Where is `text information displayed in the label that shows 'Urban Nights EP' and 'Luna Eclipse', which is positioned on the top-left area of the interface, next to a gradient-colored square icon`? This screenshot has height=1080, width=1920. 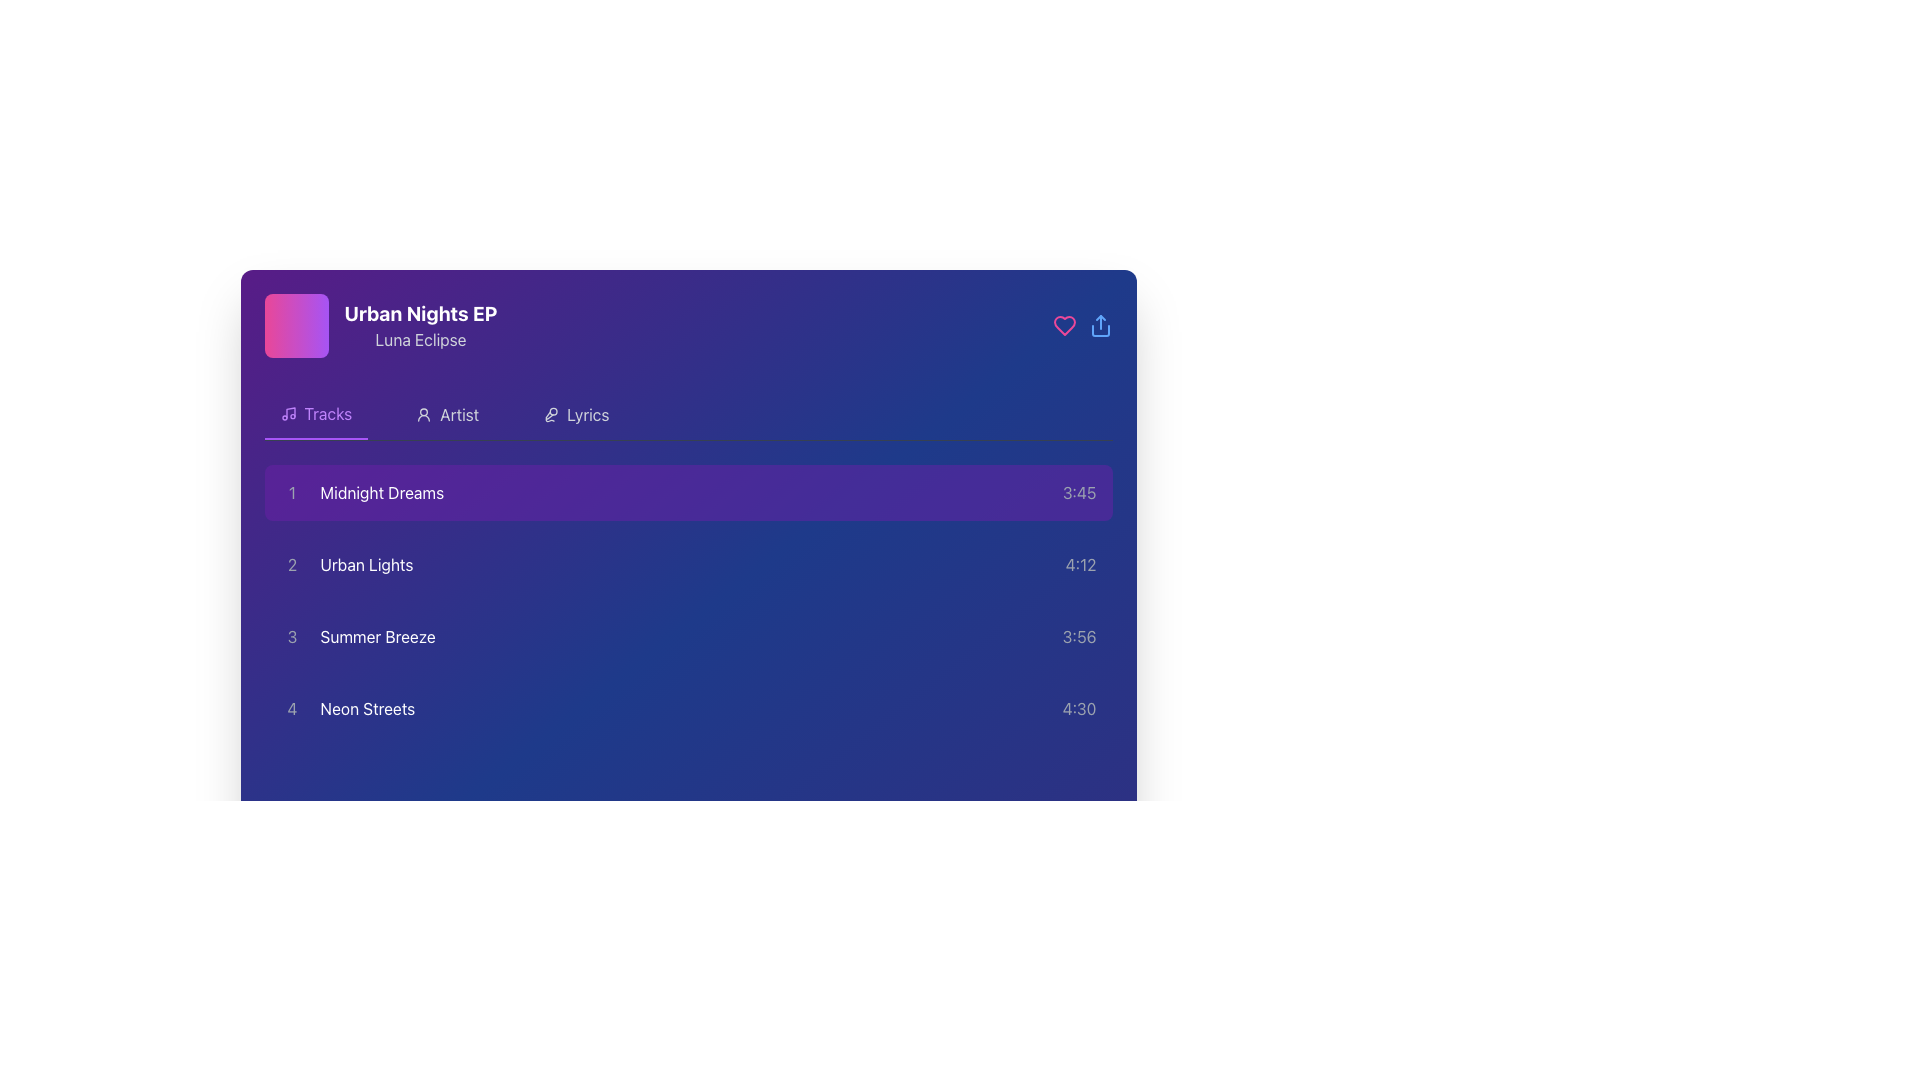
text information displayed in the label that shows 'Urban Nights EP' and 'Luna Eclipse', which is positioned on the top-left area of the interface, next to a gradient-colored square icon is located at coordinates (420, 325).